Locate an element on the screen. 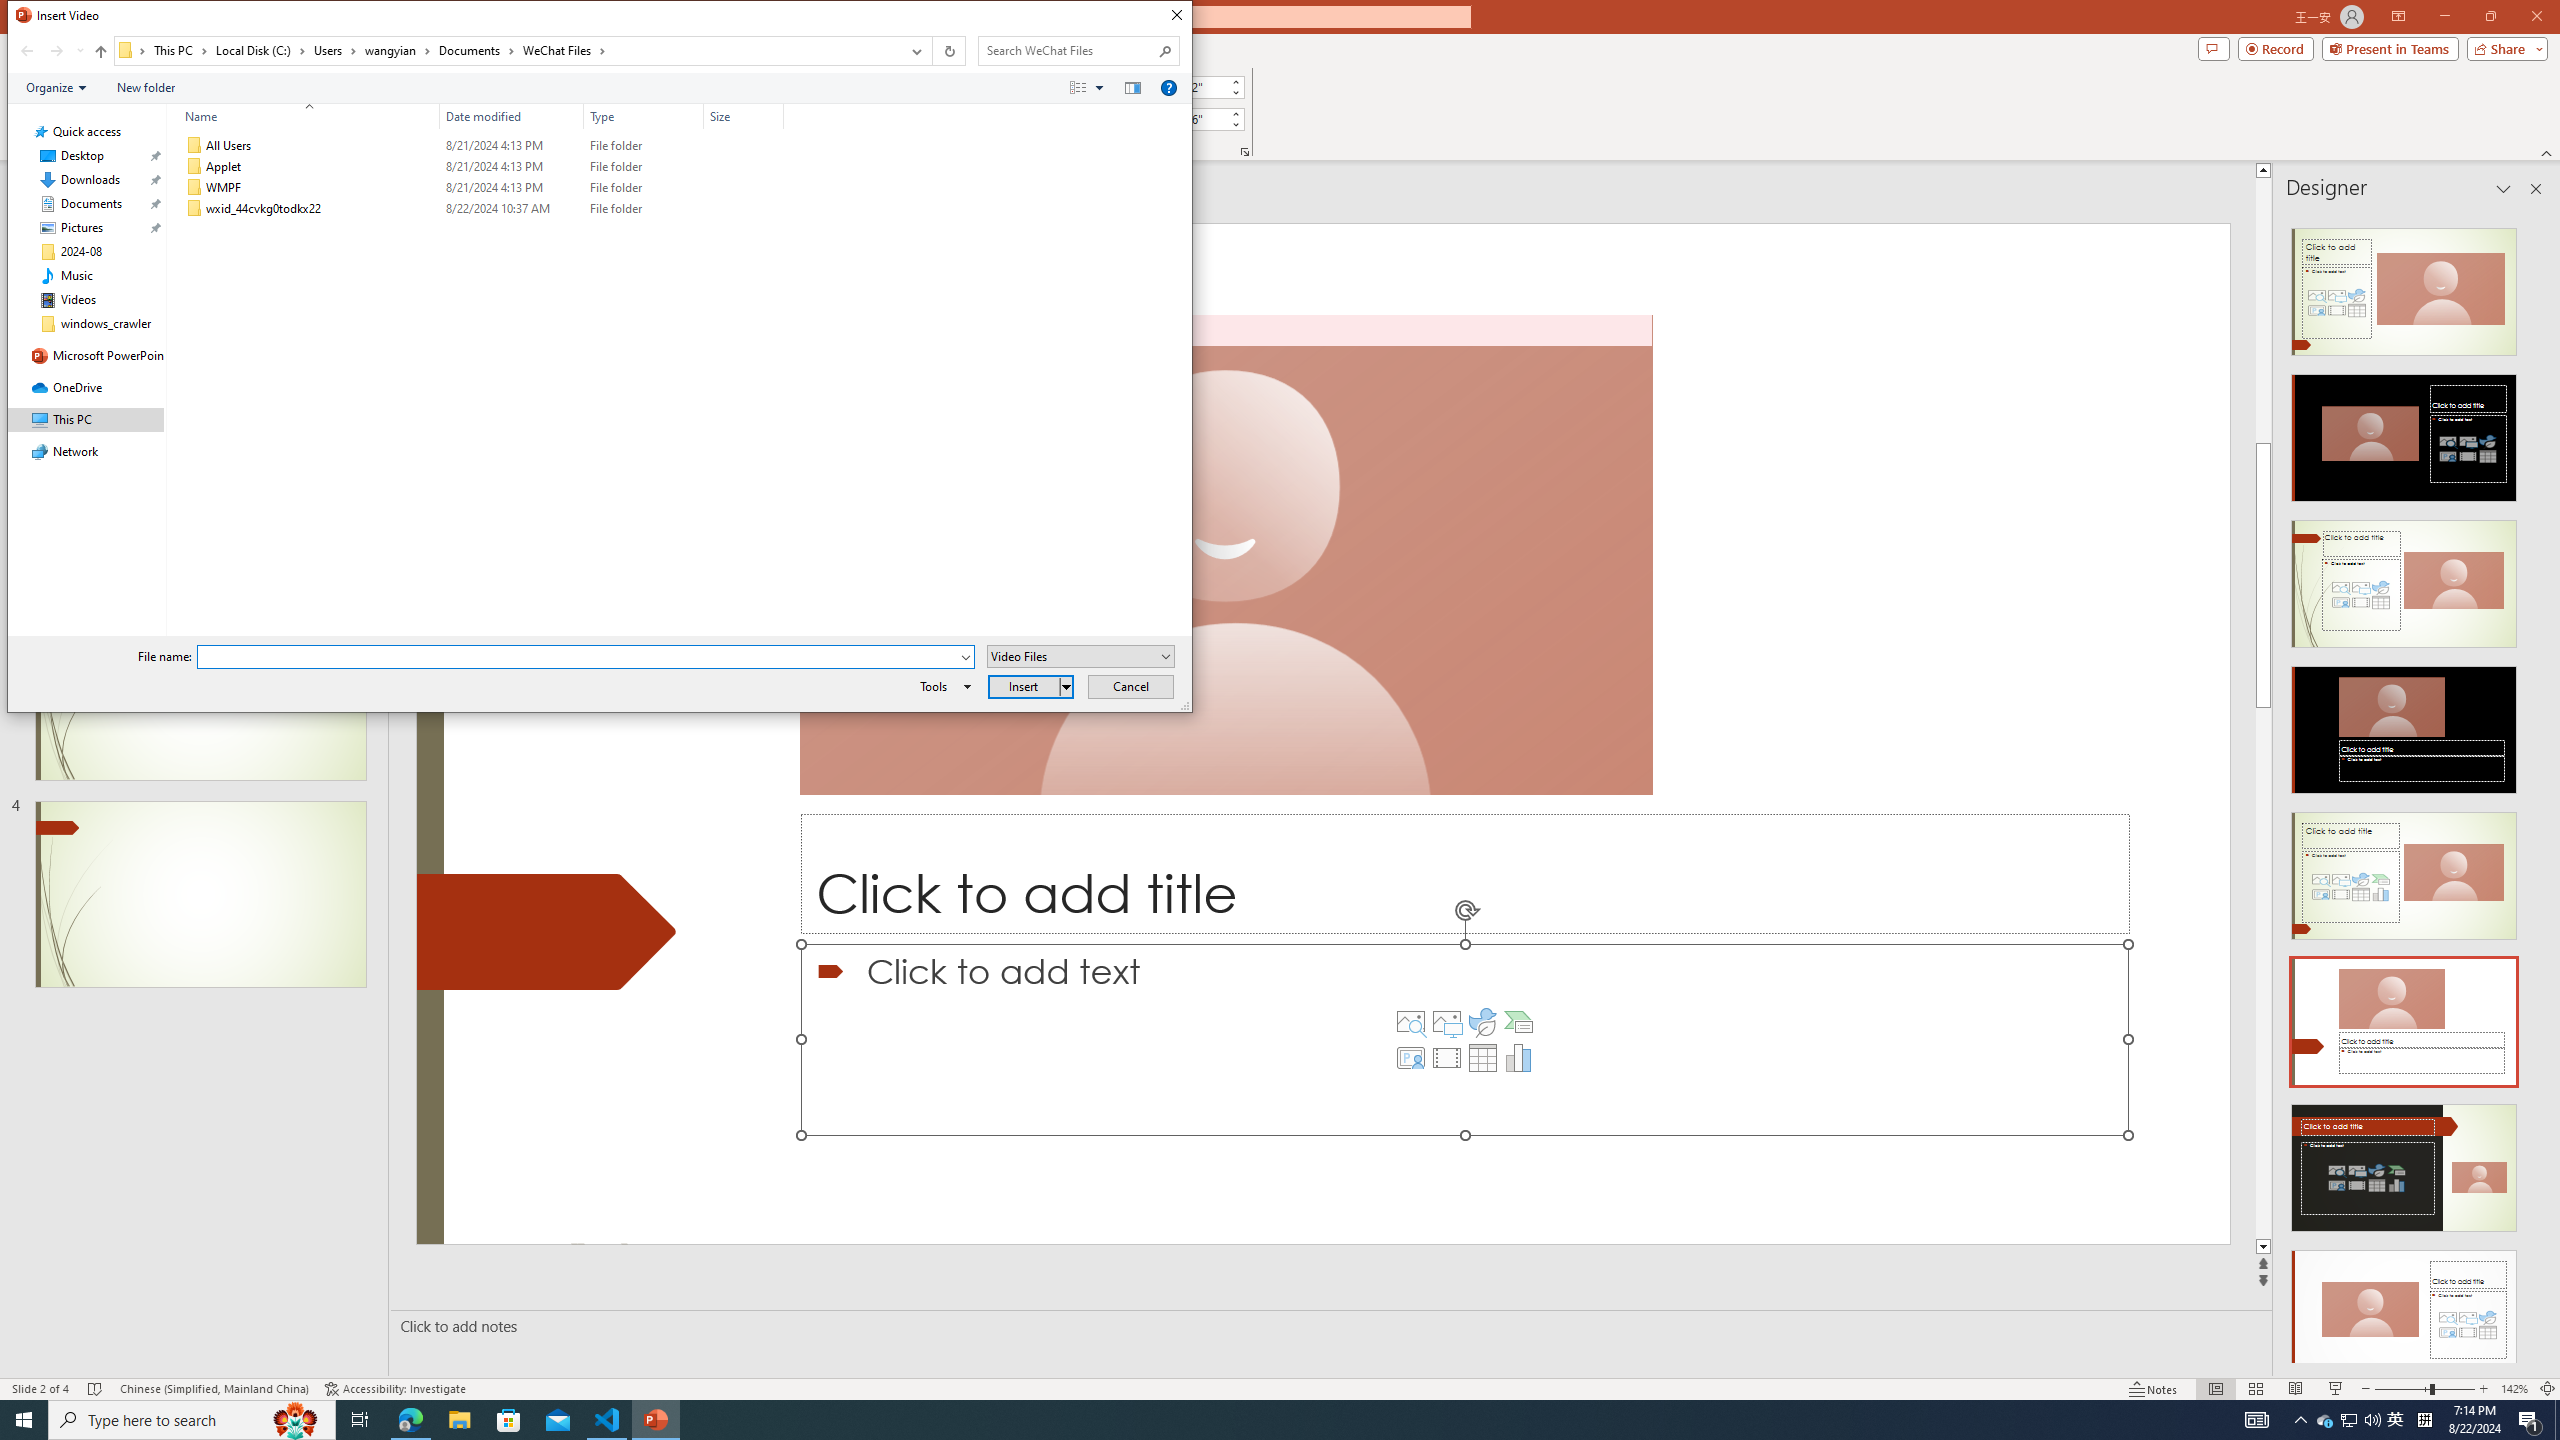 The width and height of the screenshot is (2560, 1440). 'Tools' is located at coordinates (941, 685).